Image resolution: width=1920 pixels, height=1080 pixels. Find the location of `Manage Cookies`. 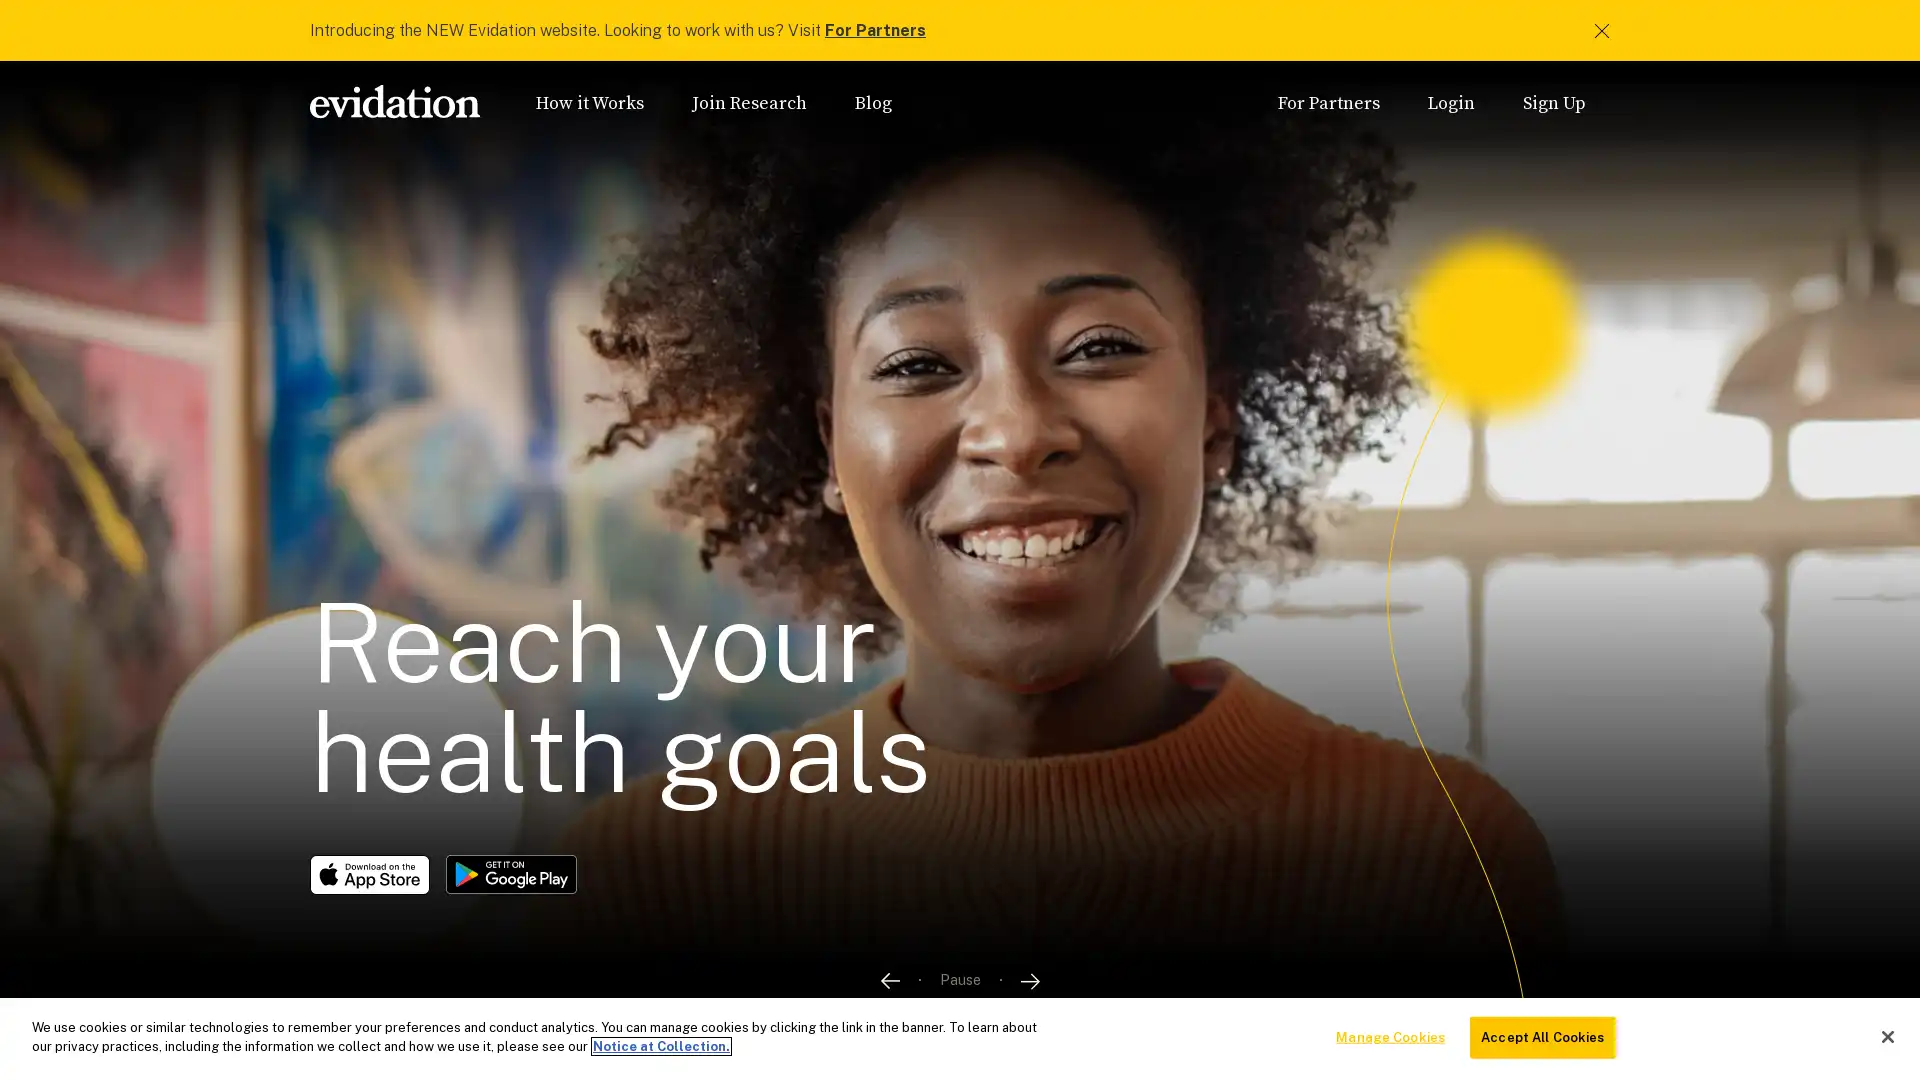

Manage Cookies is located at coordinates (1389, 1036).